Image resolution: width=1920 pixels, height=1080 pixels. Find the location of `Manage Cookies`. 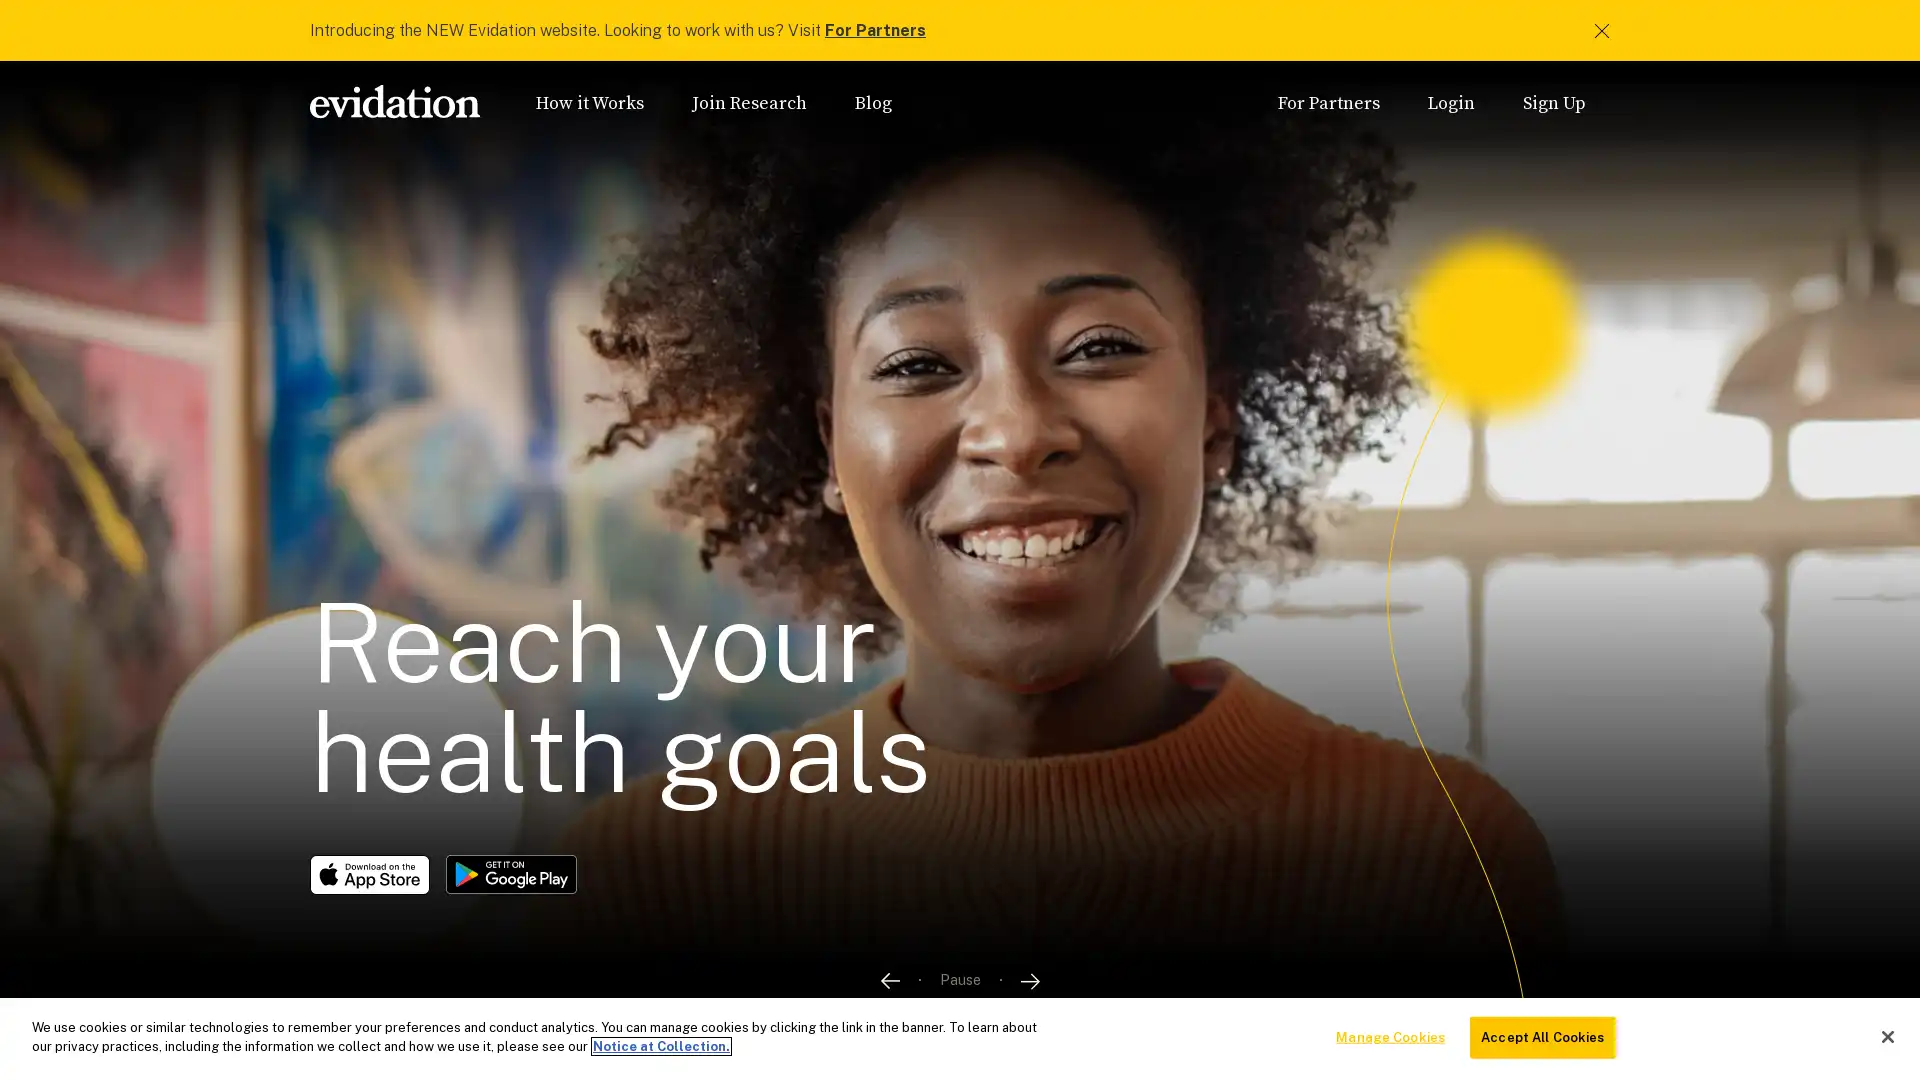

Manage Cookies is located at coordinates (1389, 1036).